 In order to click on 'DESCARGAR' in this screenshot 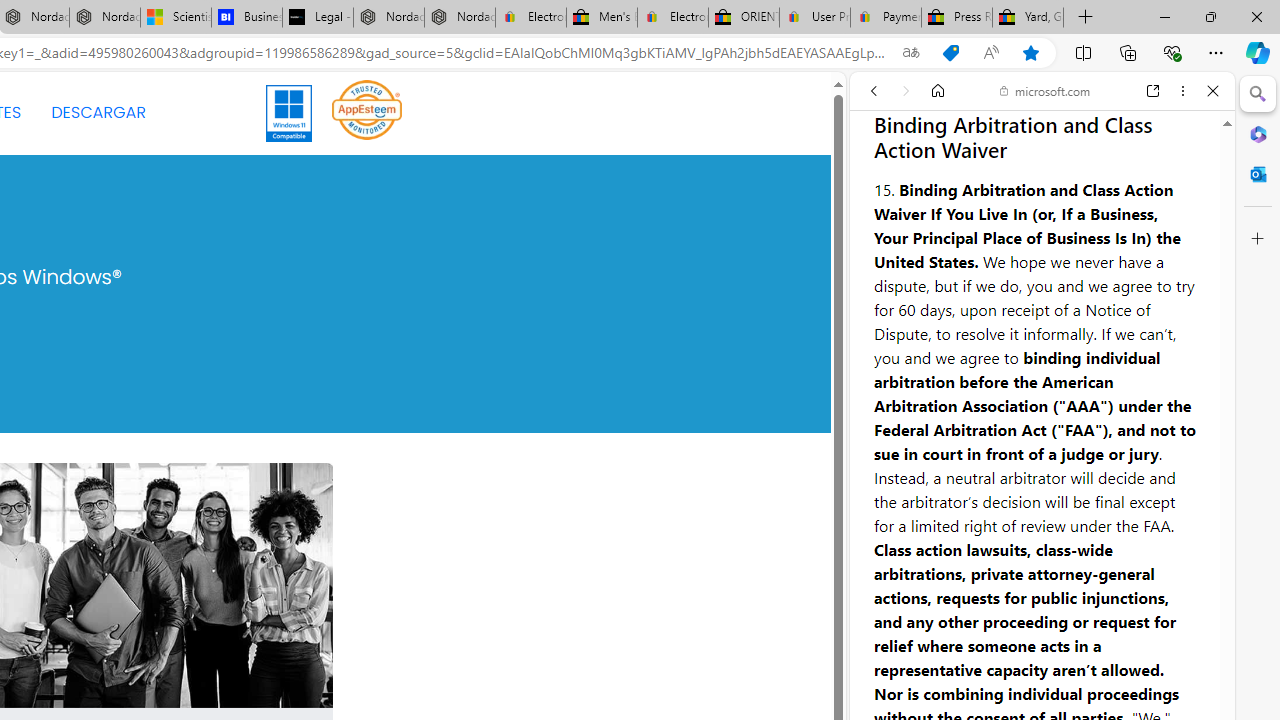, I will do `click(97, 113)`.